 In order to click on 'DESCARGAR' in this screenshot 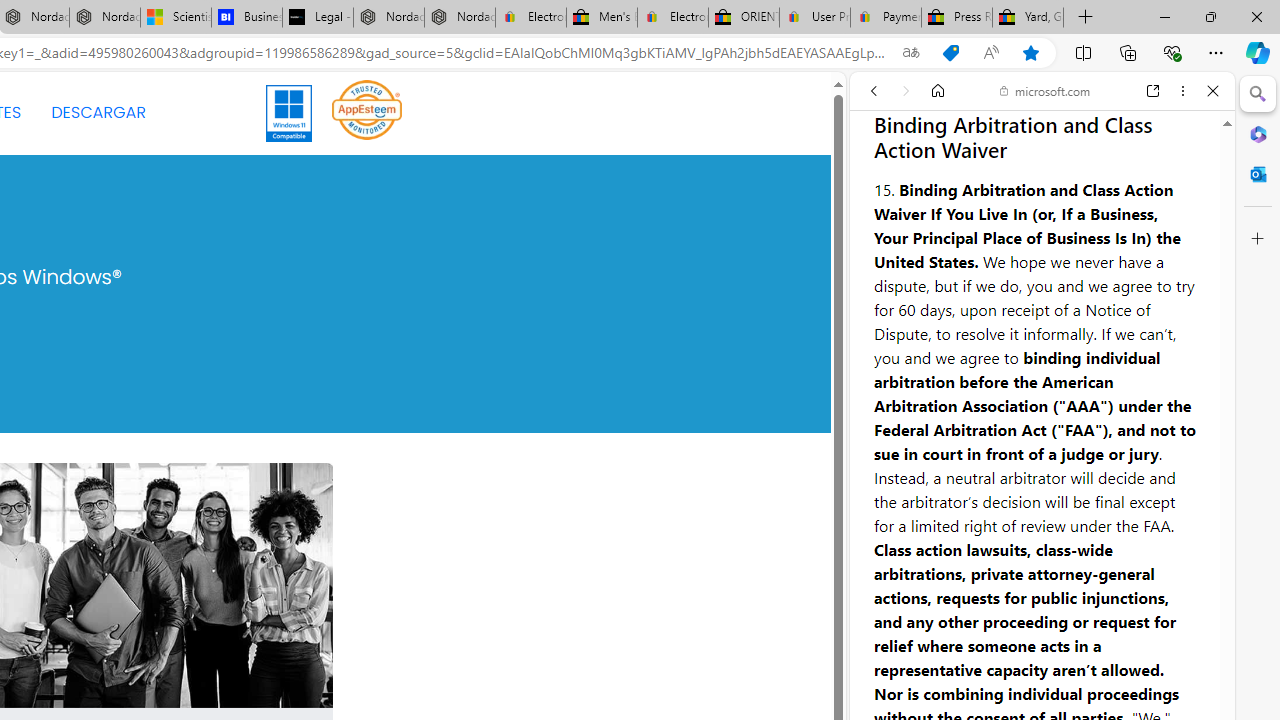, I will do `click(97, 113)`.